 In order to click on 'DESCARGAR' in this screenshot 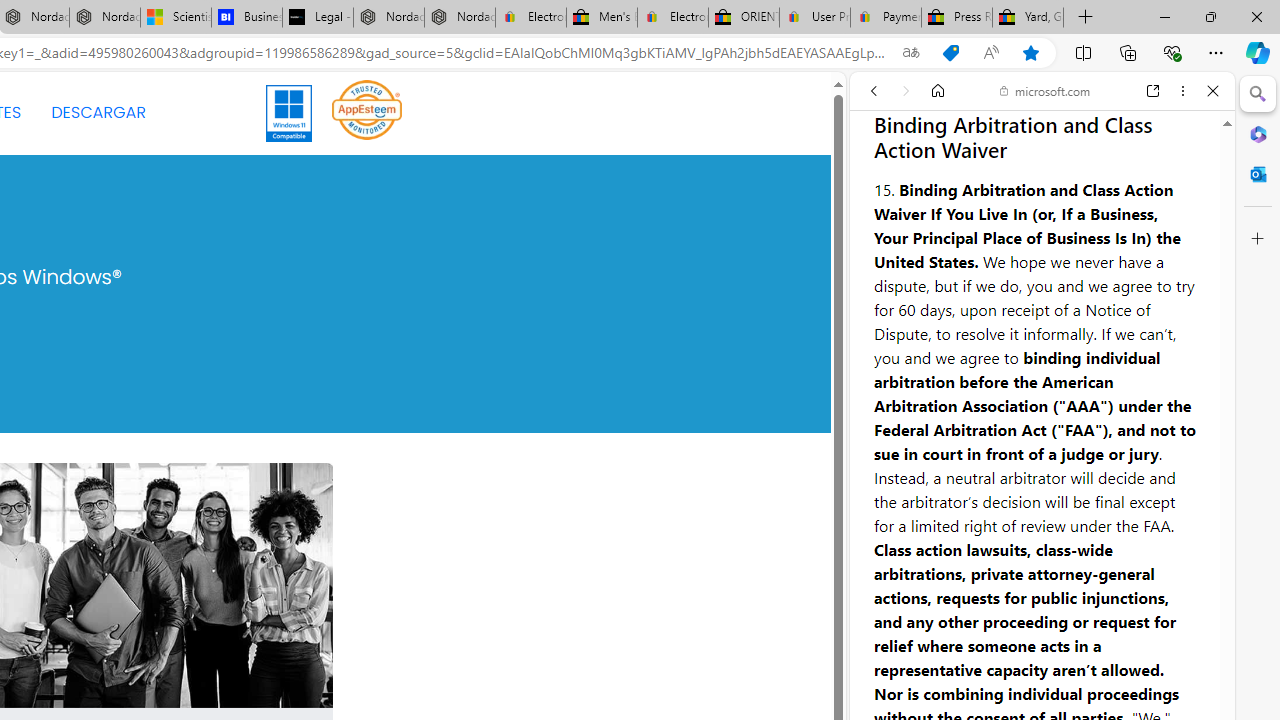, I will do `click(97, 113)`.